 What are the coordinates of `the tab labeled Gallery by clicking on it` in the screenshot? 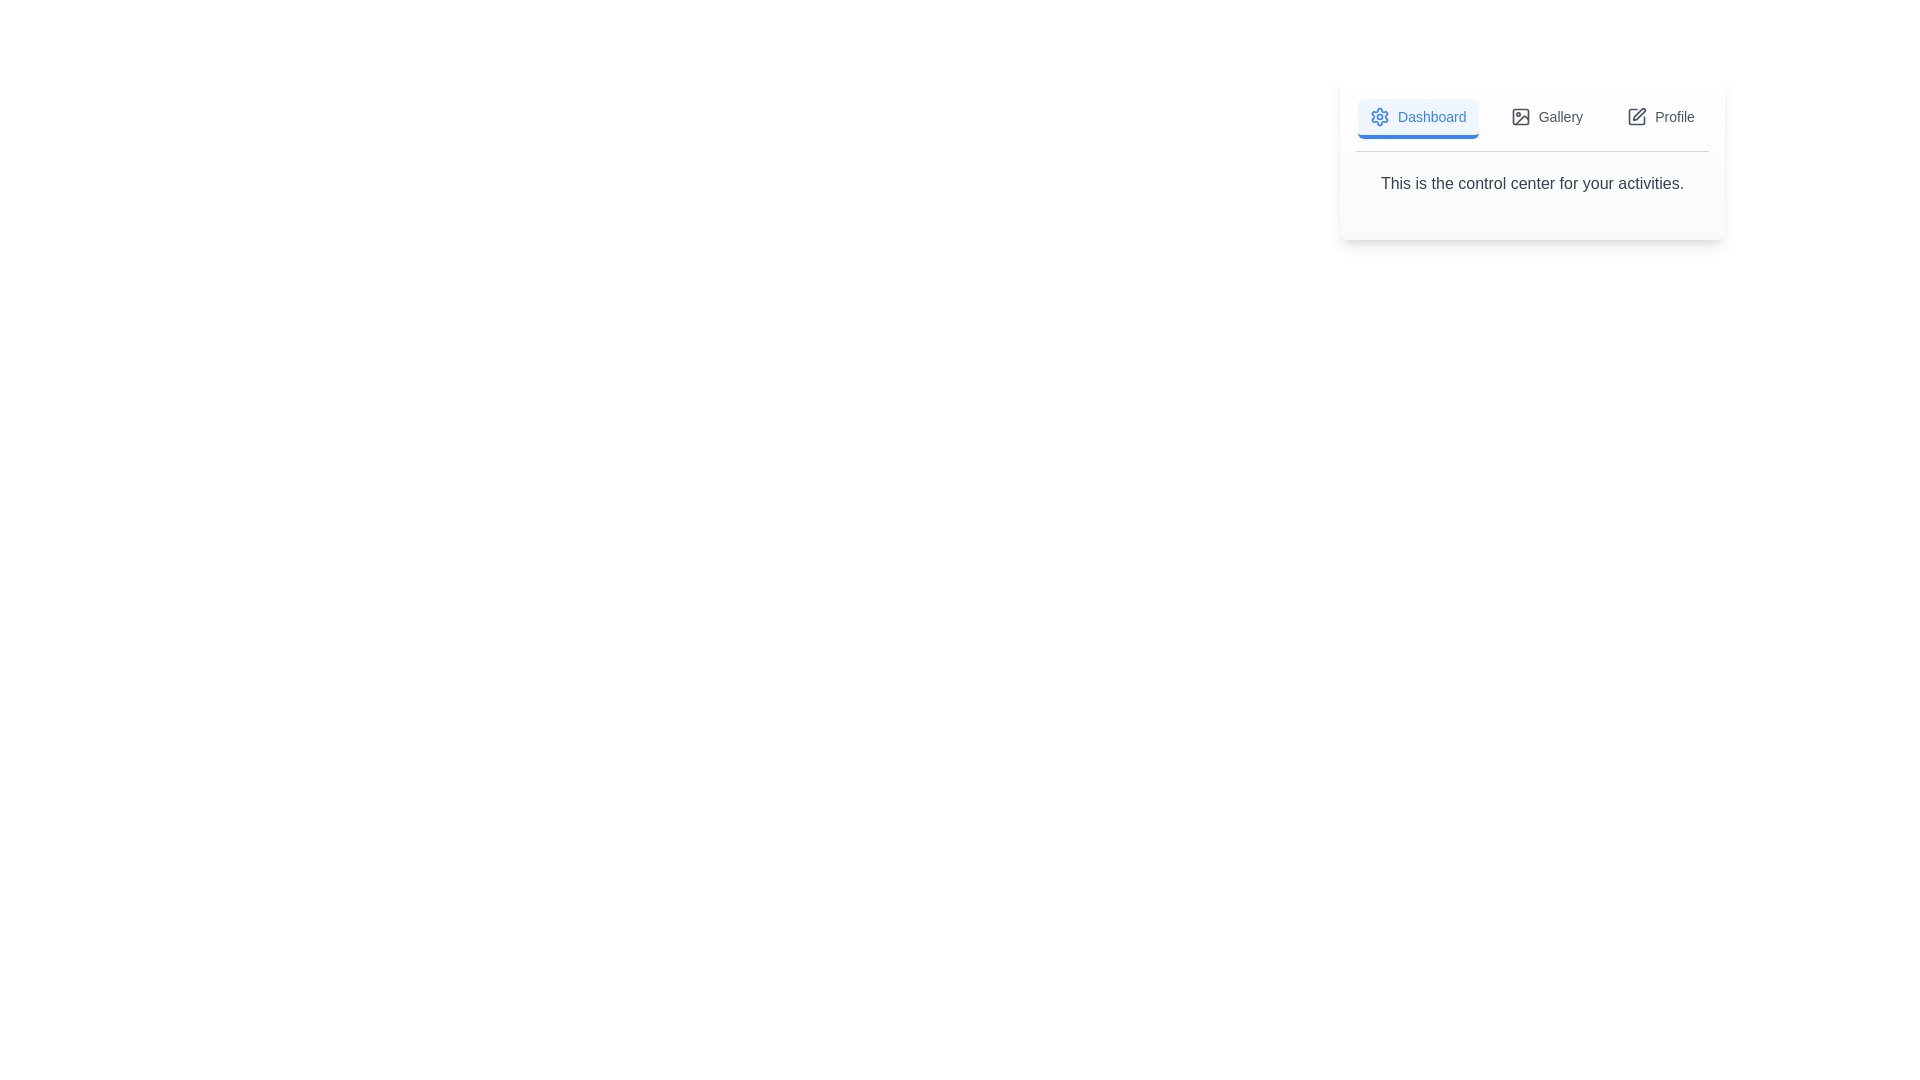 It's located at (1544, 119).